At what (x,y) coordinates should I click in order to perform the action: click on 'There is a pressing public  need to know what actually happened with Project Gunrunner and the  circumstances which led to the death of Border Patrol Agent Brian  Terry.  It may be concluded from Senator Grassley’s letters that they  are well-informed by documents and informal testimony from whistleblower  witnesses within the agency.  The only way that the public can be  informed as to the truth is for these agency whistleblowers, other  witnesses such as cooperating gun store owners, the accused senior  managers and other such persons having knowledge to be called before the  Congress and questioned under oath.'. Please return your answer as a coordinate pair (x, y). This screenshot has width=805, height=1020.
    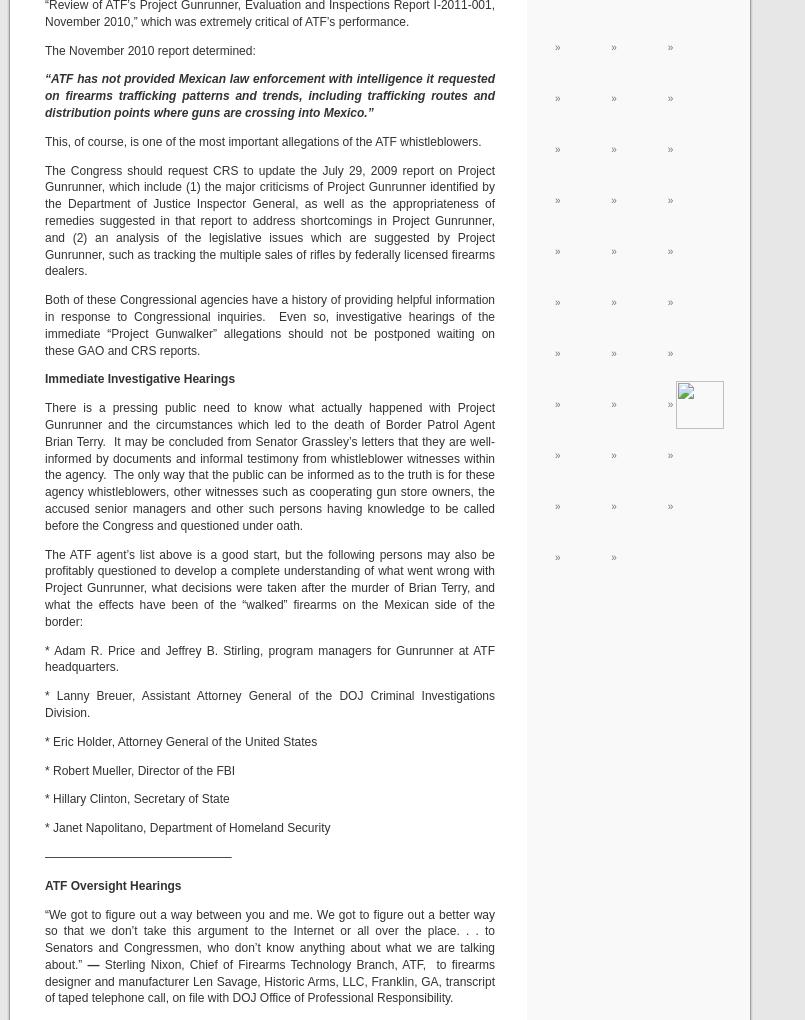
    Looking at the image, I should click on (44, 465).